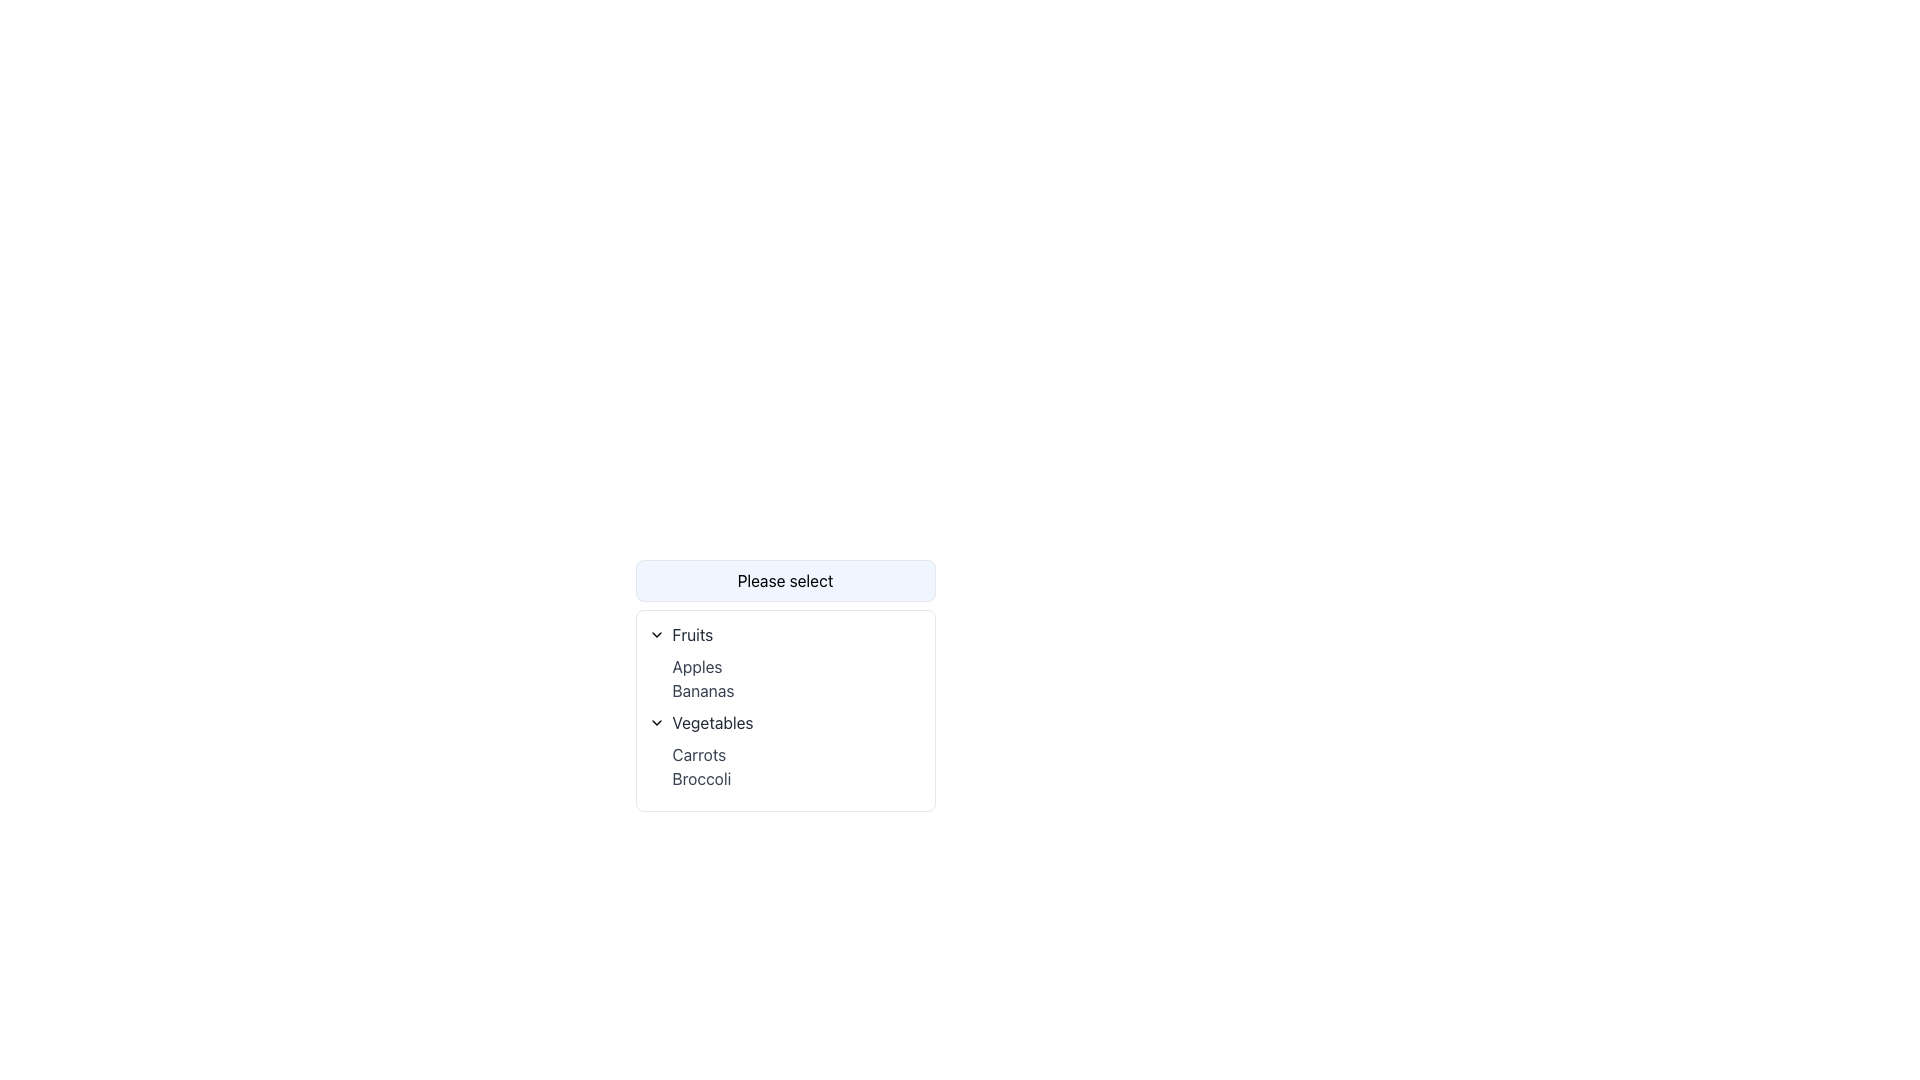 This screenshot has width=1920, height=1080. What do you see at coordinates (701, 778) in the screenshot?
I see `the text label displaying 'Broccoli'` at bounding box center [701, 778].